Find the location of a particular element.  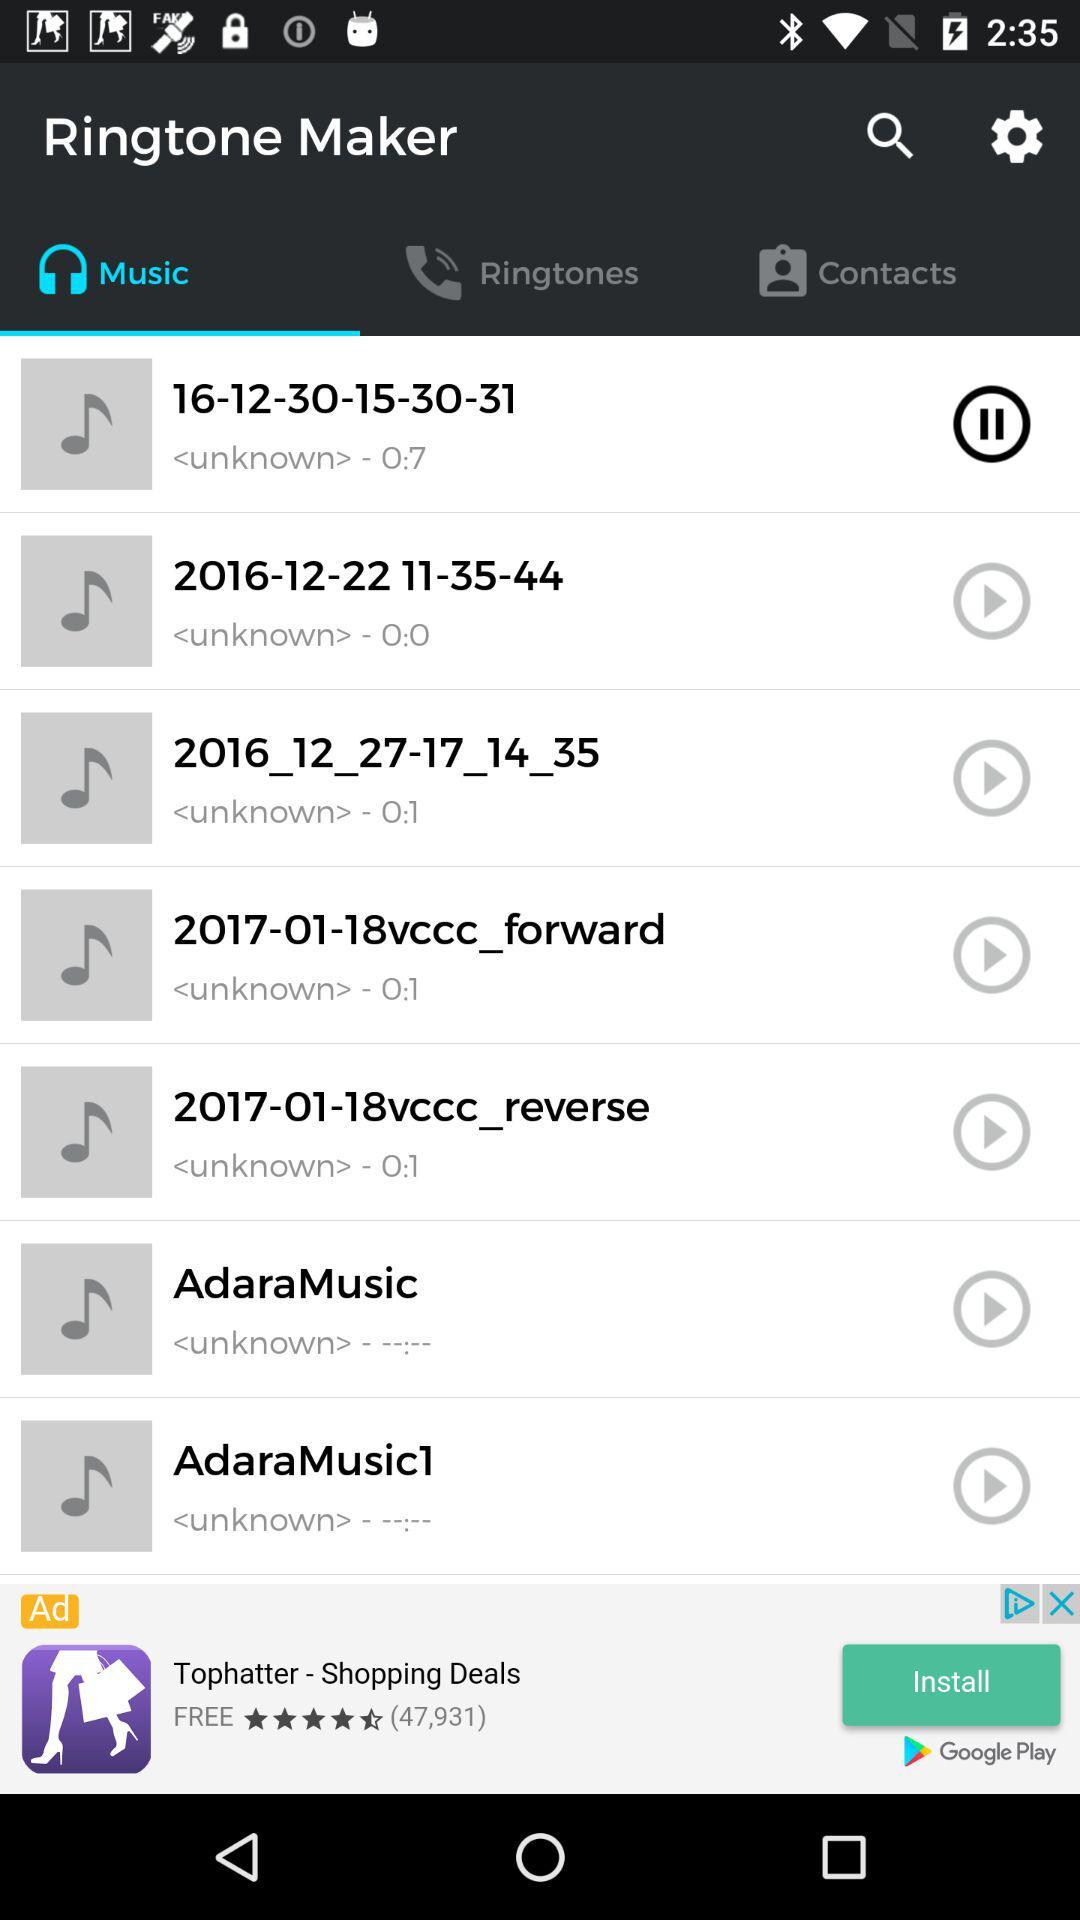

switch autoplay option is located at coordinates (991, 777).